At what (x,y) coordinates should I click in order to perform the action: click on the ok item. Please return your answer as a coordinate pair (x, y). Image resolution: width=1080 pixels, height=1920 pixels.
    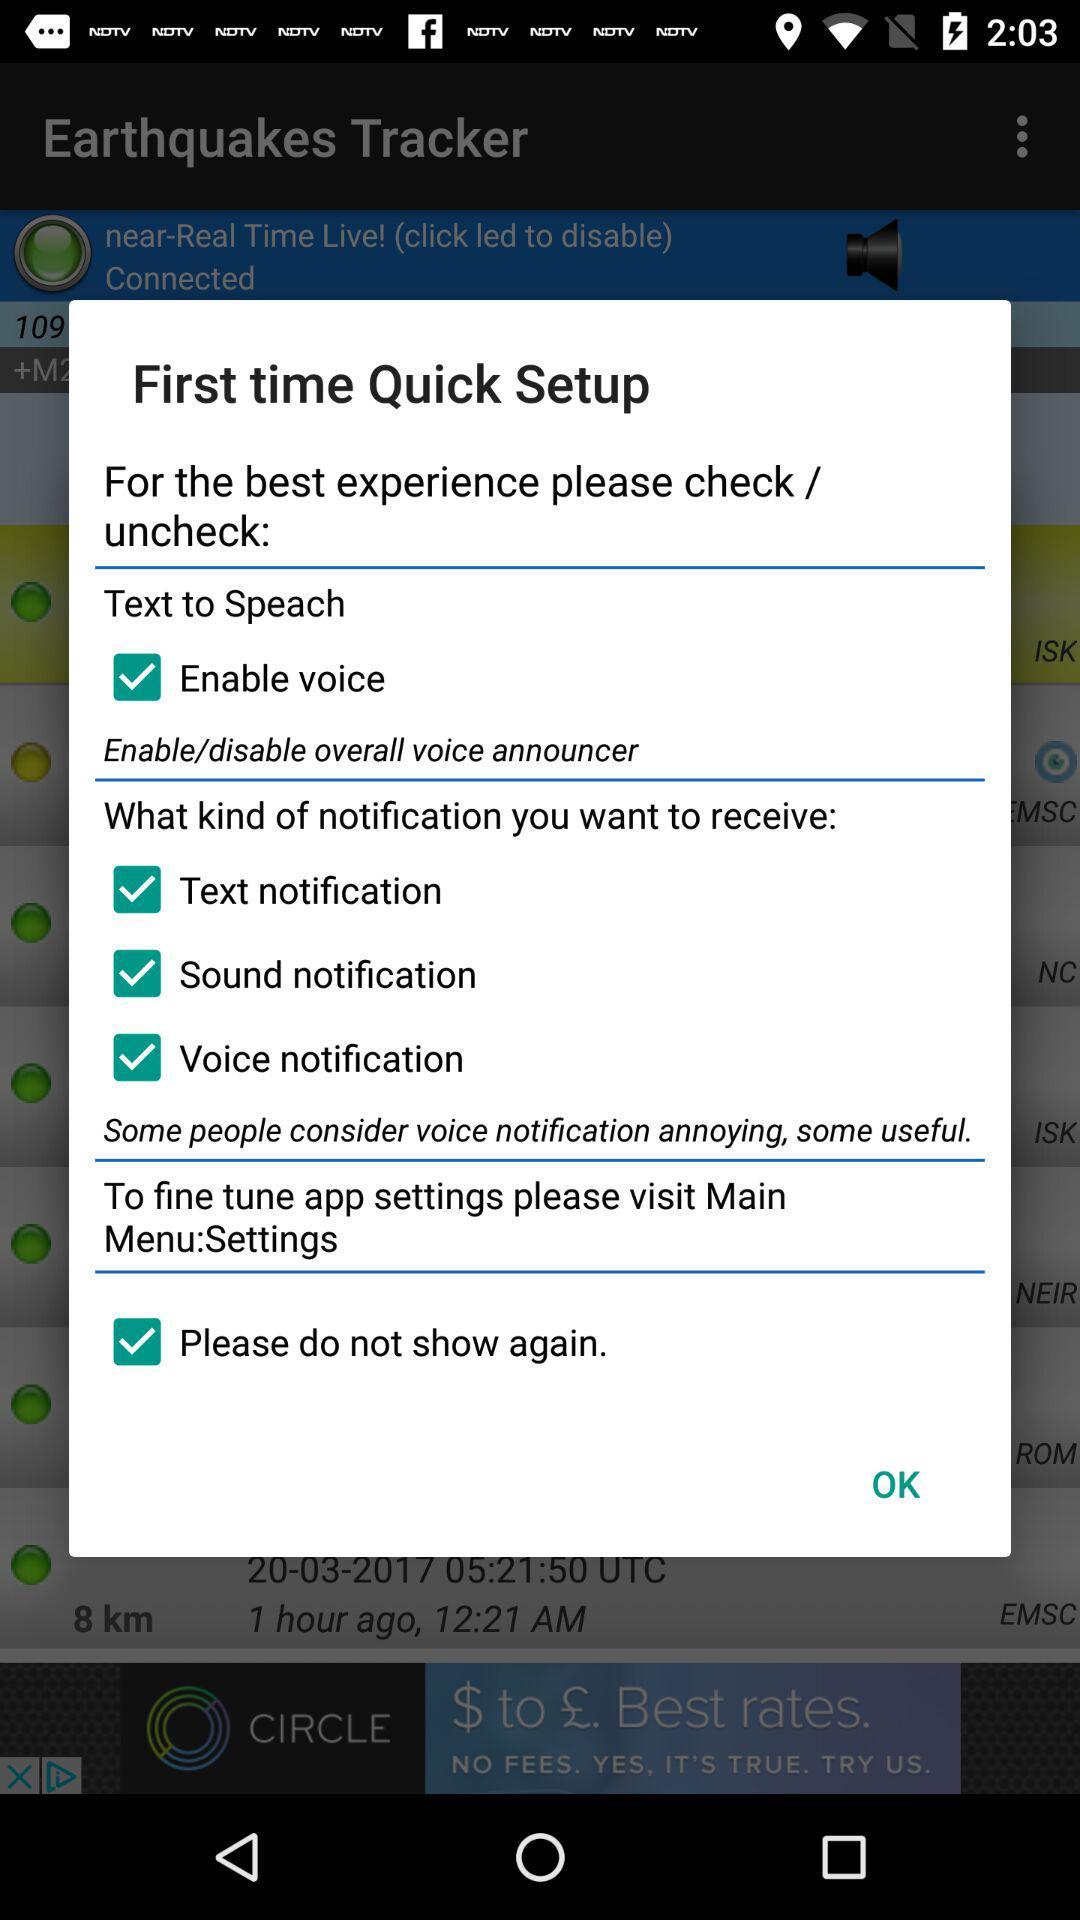
    Looking at the image, I should click on (894, 1483).